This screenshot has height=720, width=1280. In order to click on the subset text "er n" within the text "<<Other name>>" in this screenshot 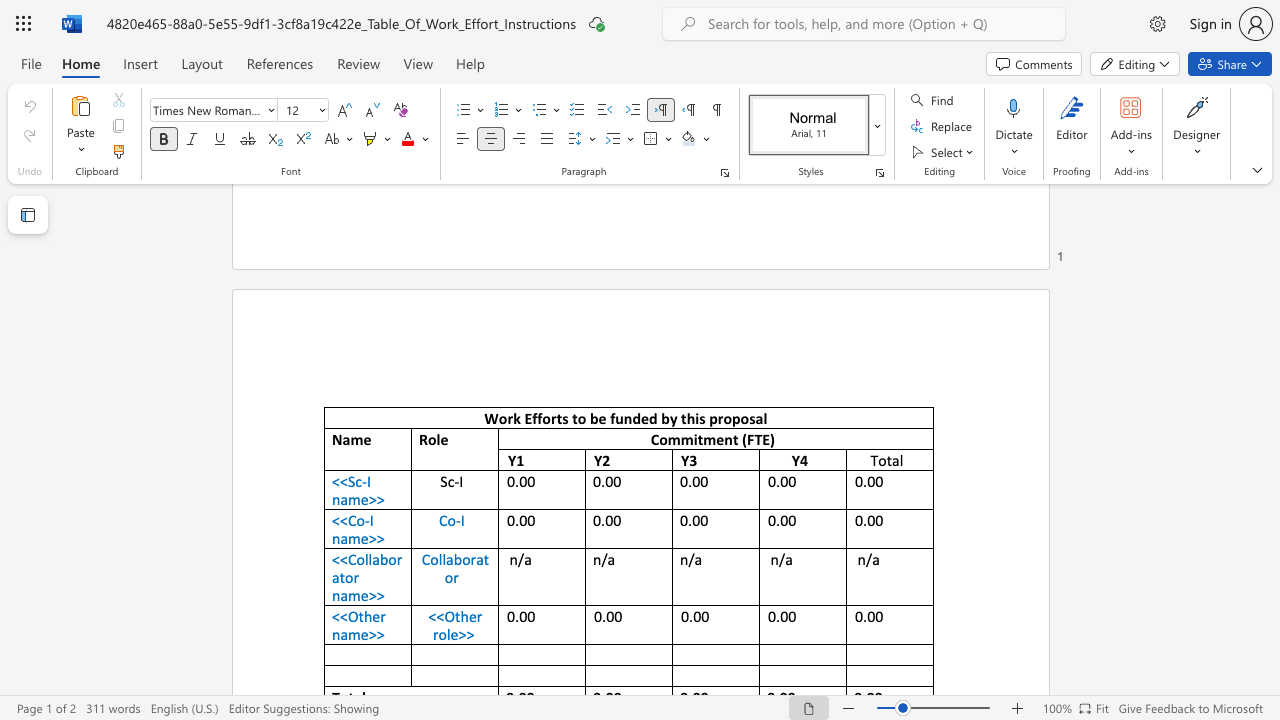, I will do `click(372, 615)`.